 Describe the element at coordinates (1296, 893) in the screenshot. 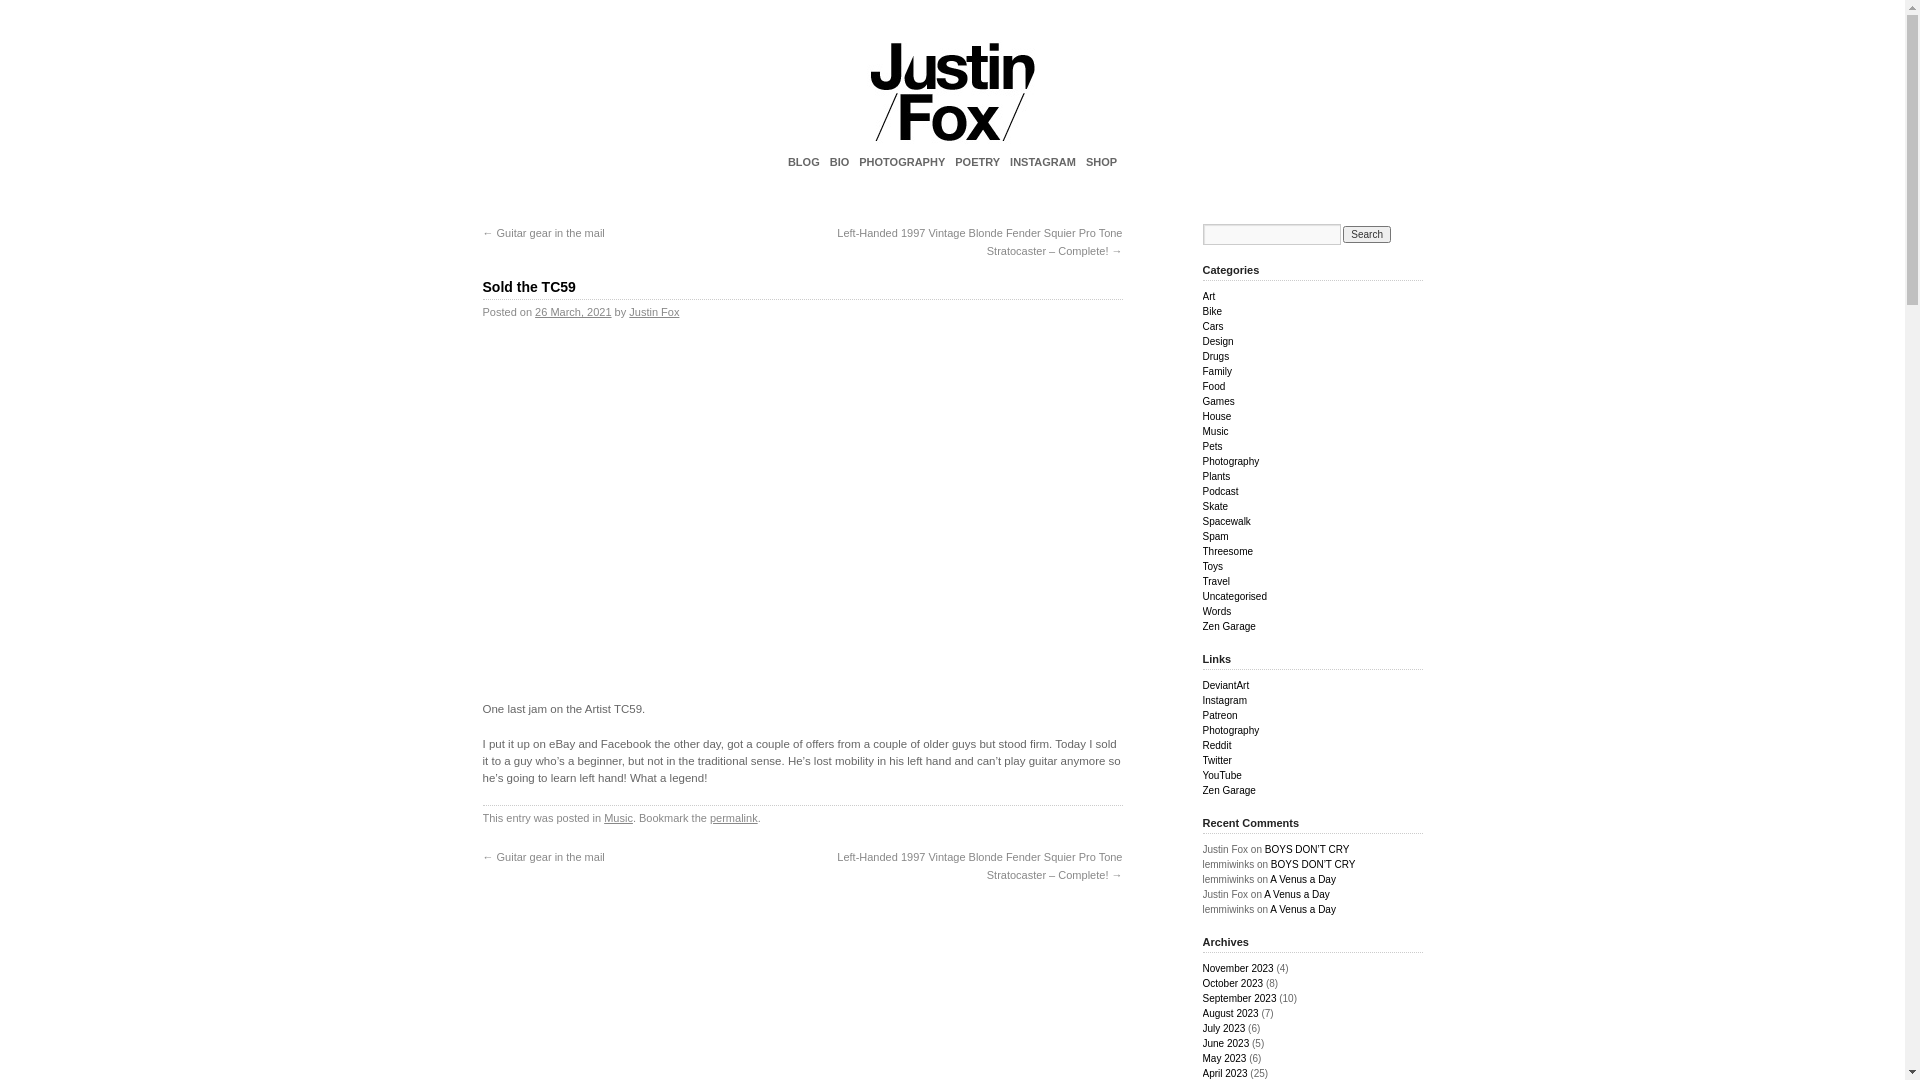

I see `'A Venus a Day'` at that location.